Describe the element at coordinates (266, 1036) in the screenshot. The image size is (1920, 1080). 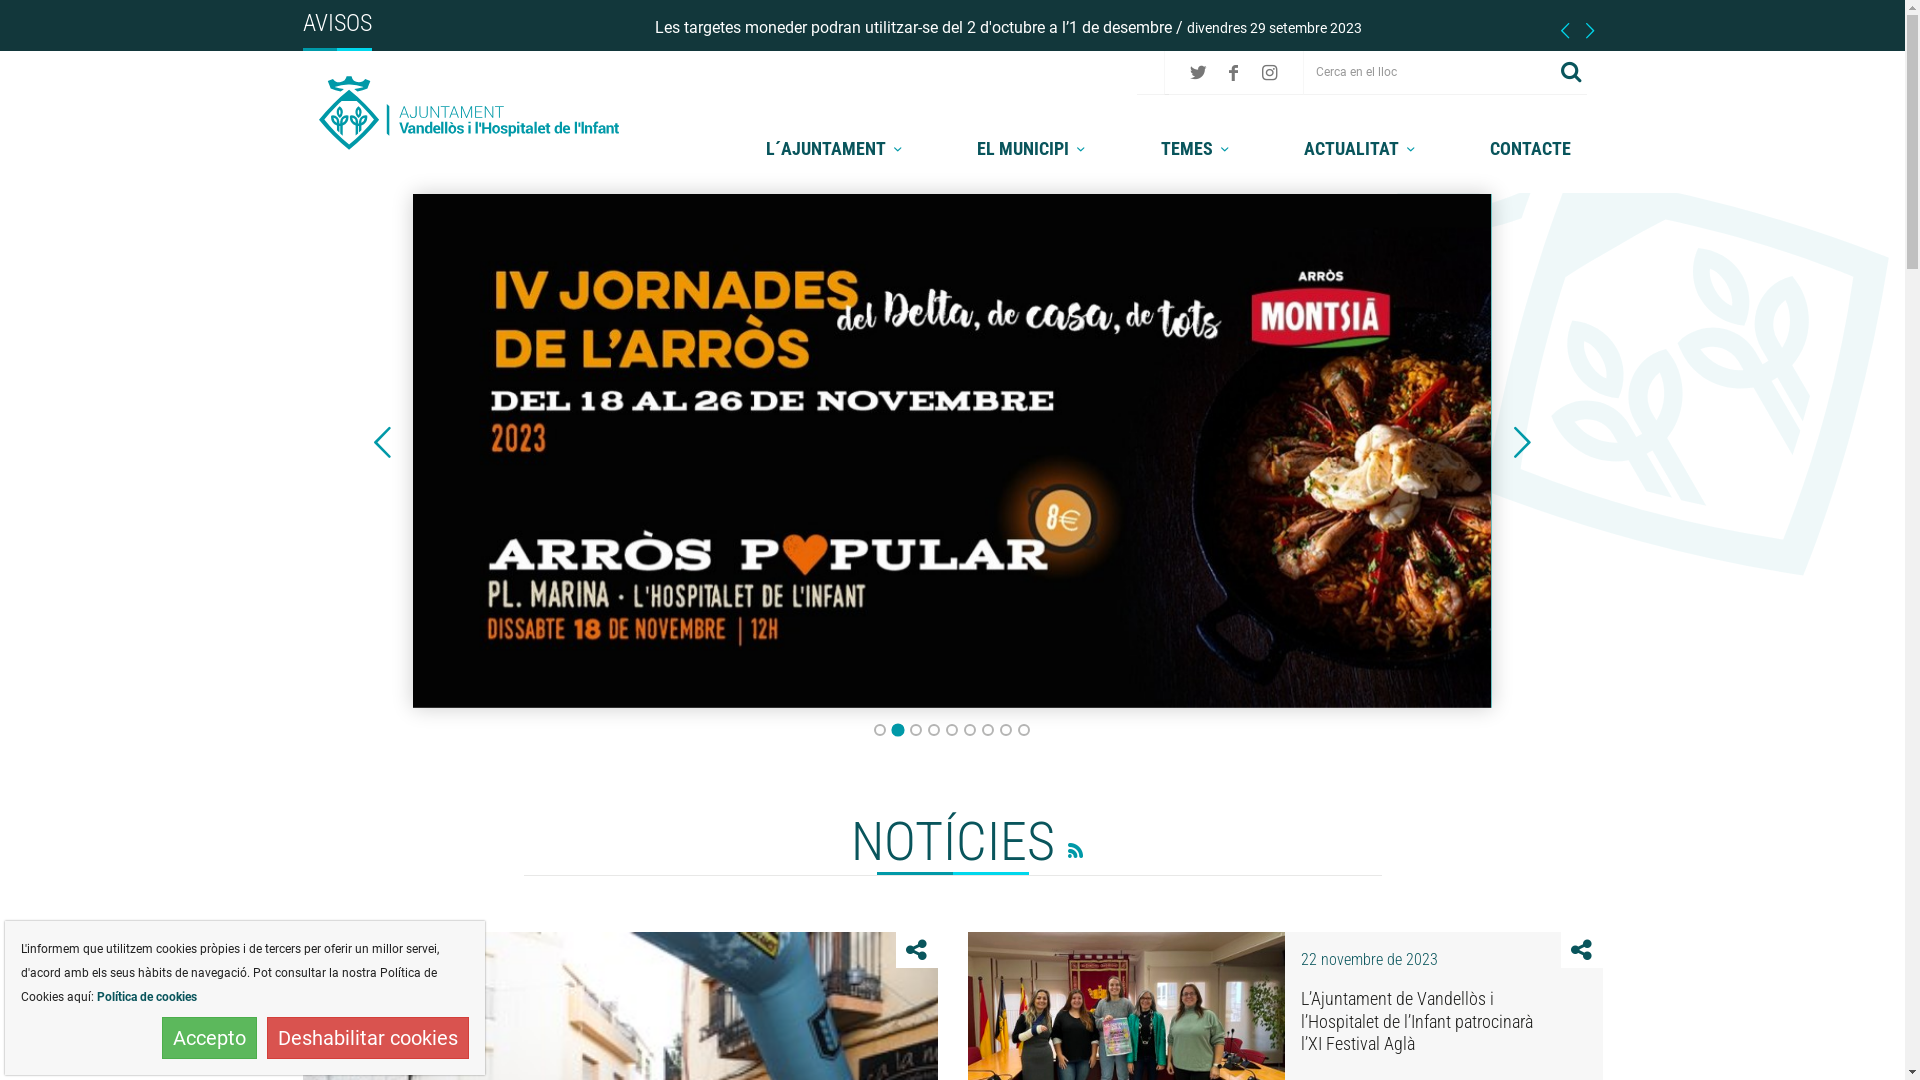
I see `'Deshabilitar cookies'` at that location.